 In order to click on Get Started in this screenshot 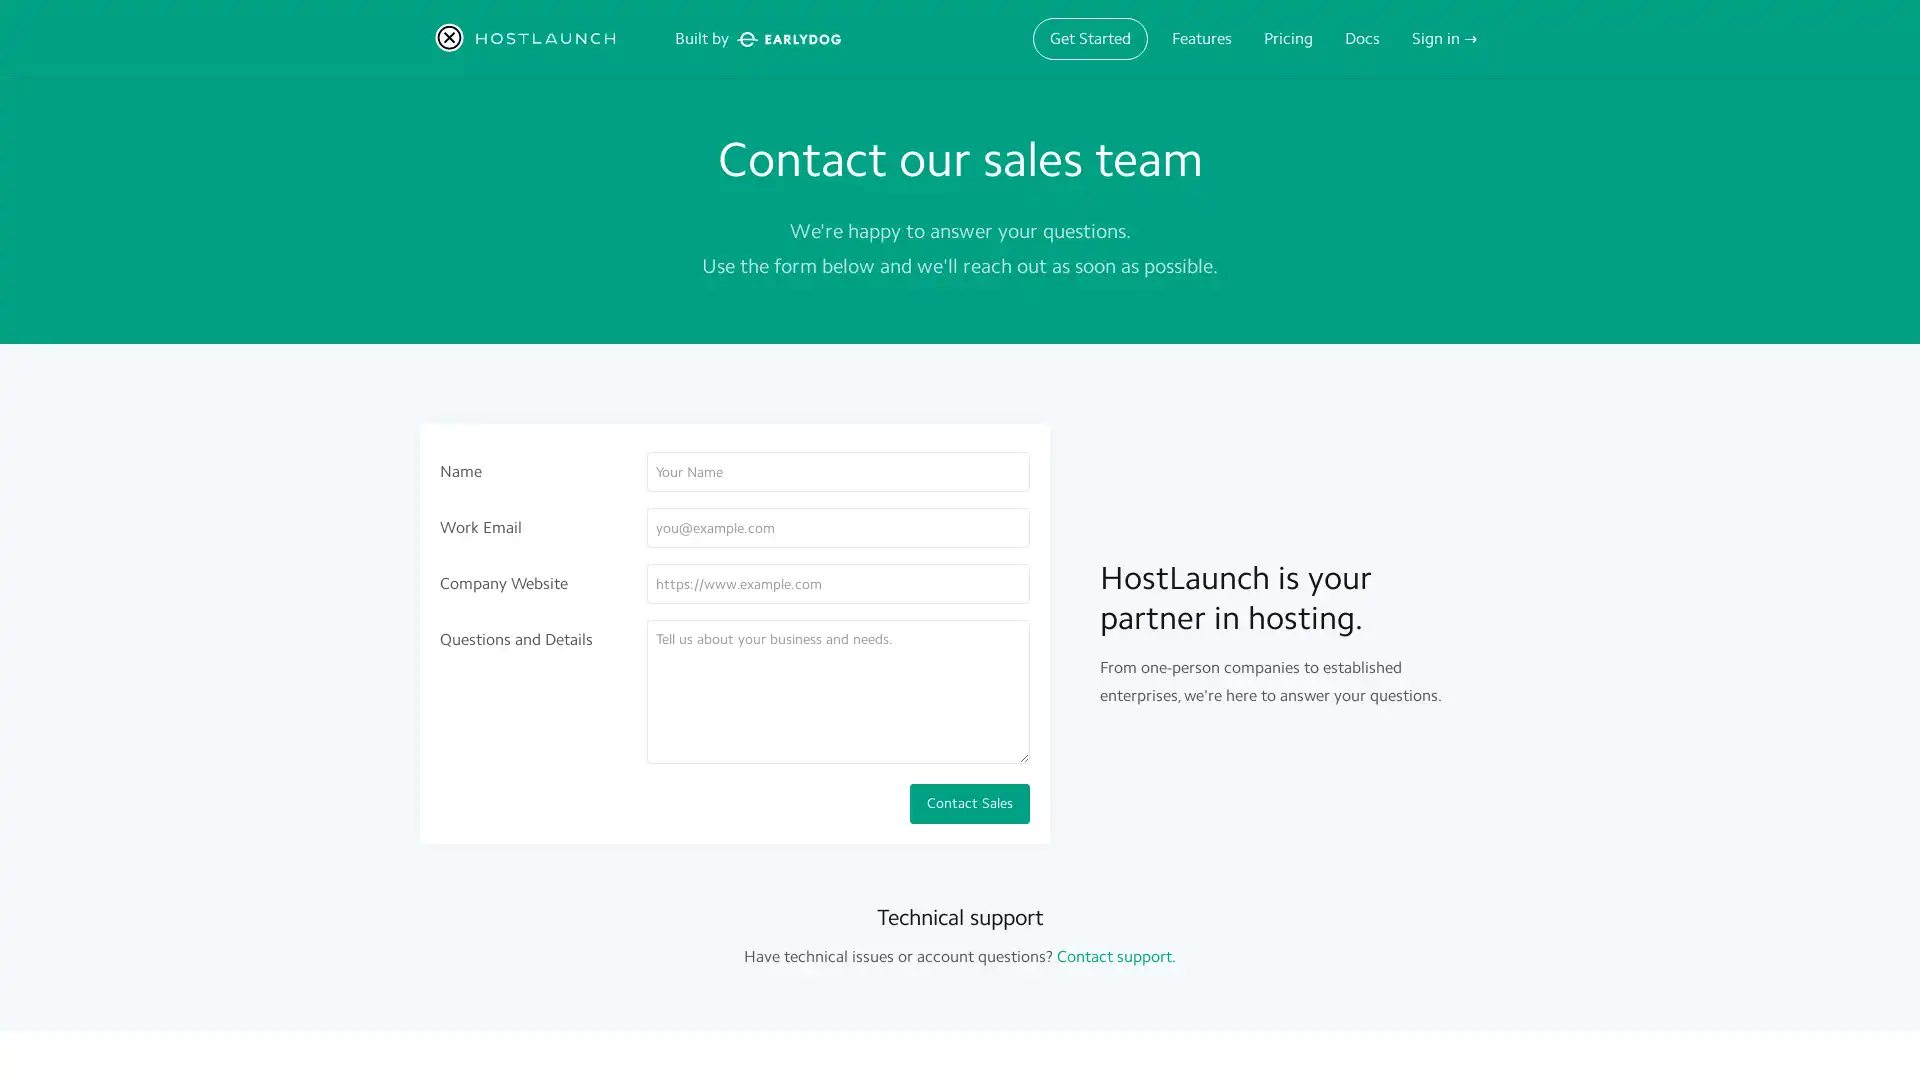, I will do `click(1089, 38)`.